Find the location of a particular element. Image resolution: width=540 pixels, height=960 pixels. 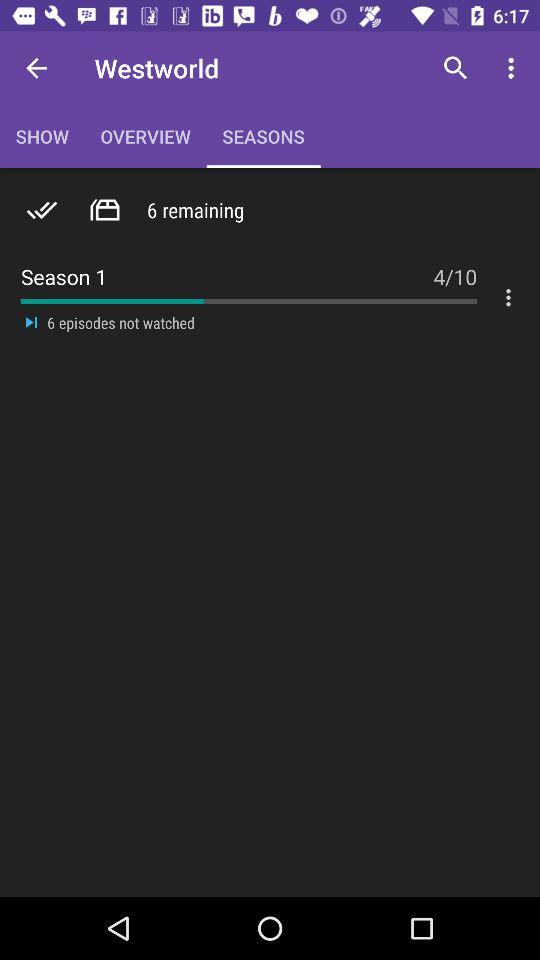

the icon next to the seasons is located at coordinates (455, 68).